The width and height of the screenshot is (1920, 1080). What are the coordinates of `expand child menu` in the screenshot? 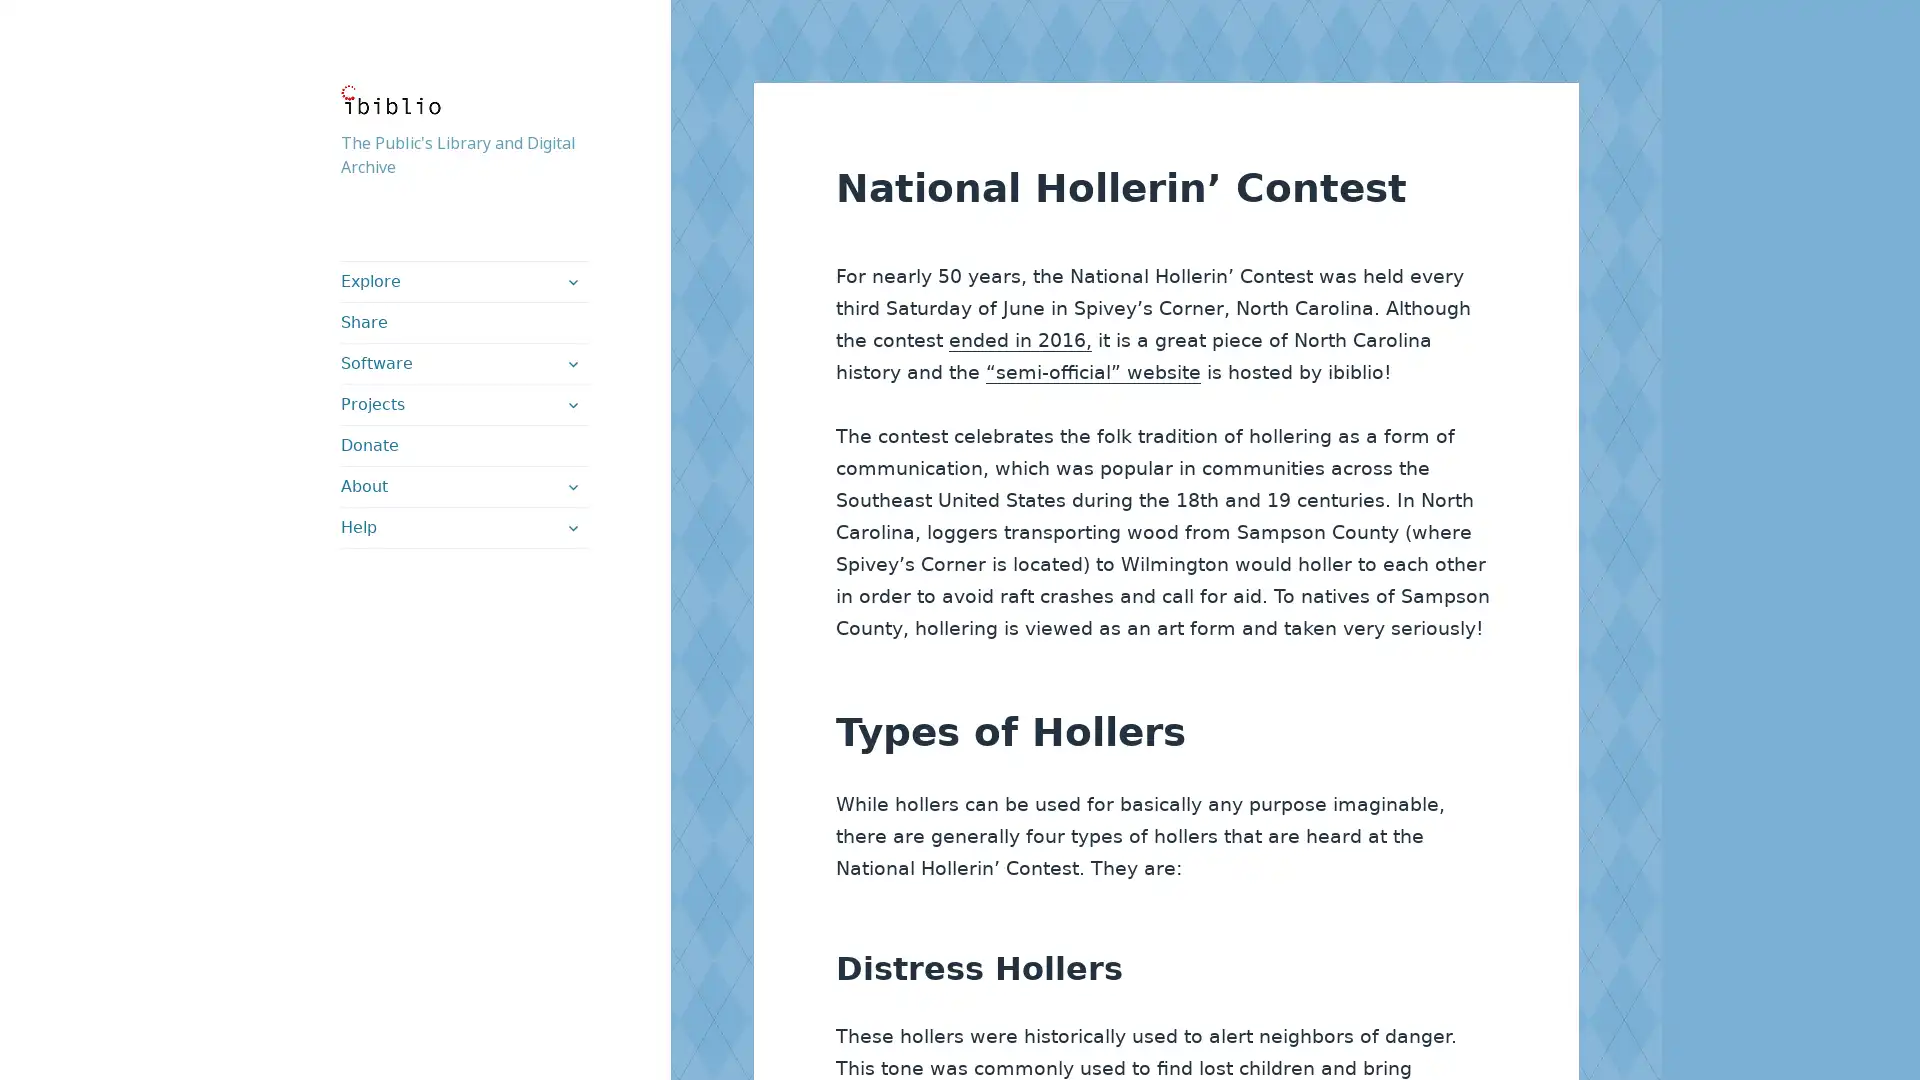 It's located at (570, 405).